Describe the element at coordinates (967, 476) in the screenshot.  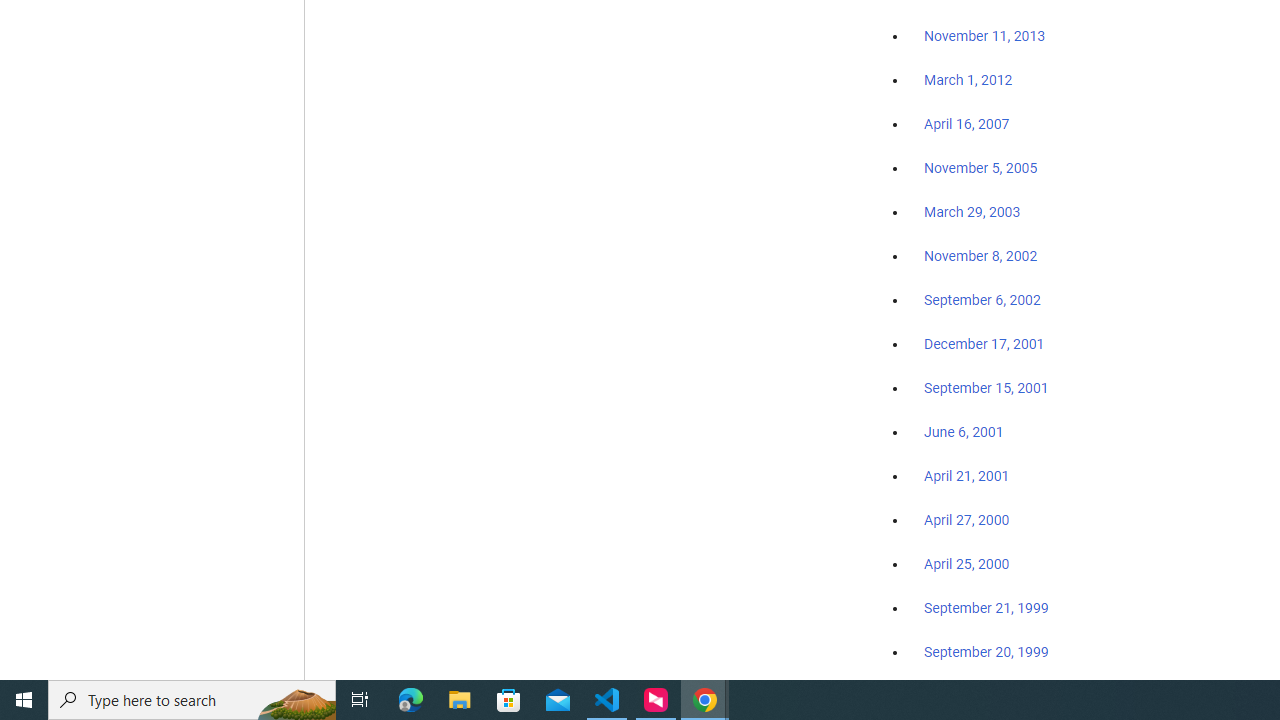
I see `'April 21, 2001'` at that location.